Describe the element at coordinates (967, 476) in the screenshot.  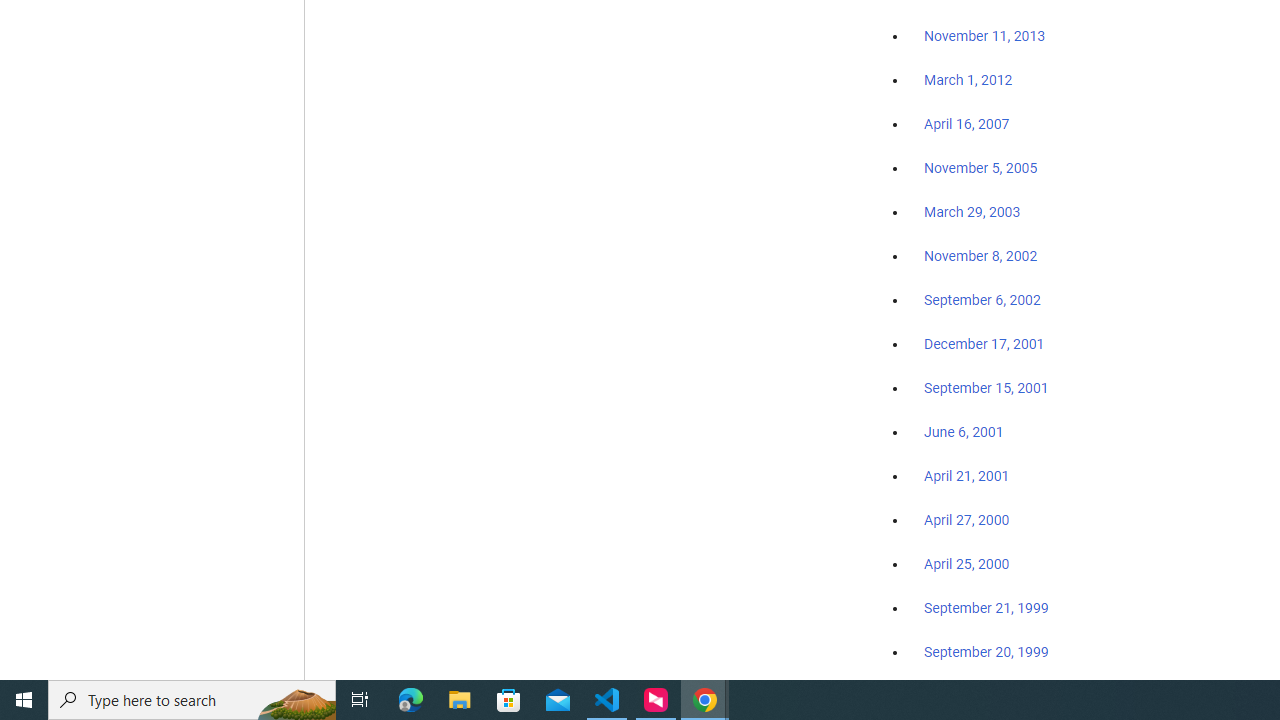
I see `'April 21, 2001'` at that location.